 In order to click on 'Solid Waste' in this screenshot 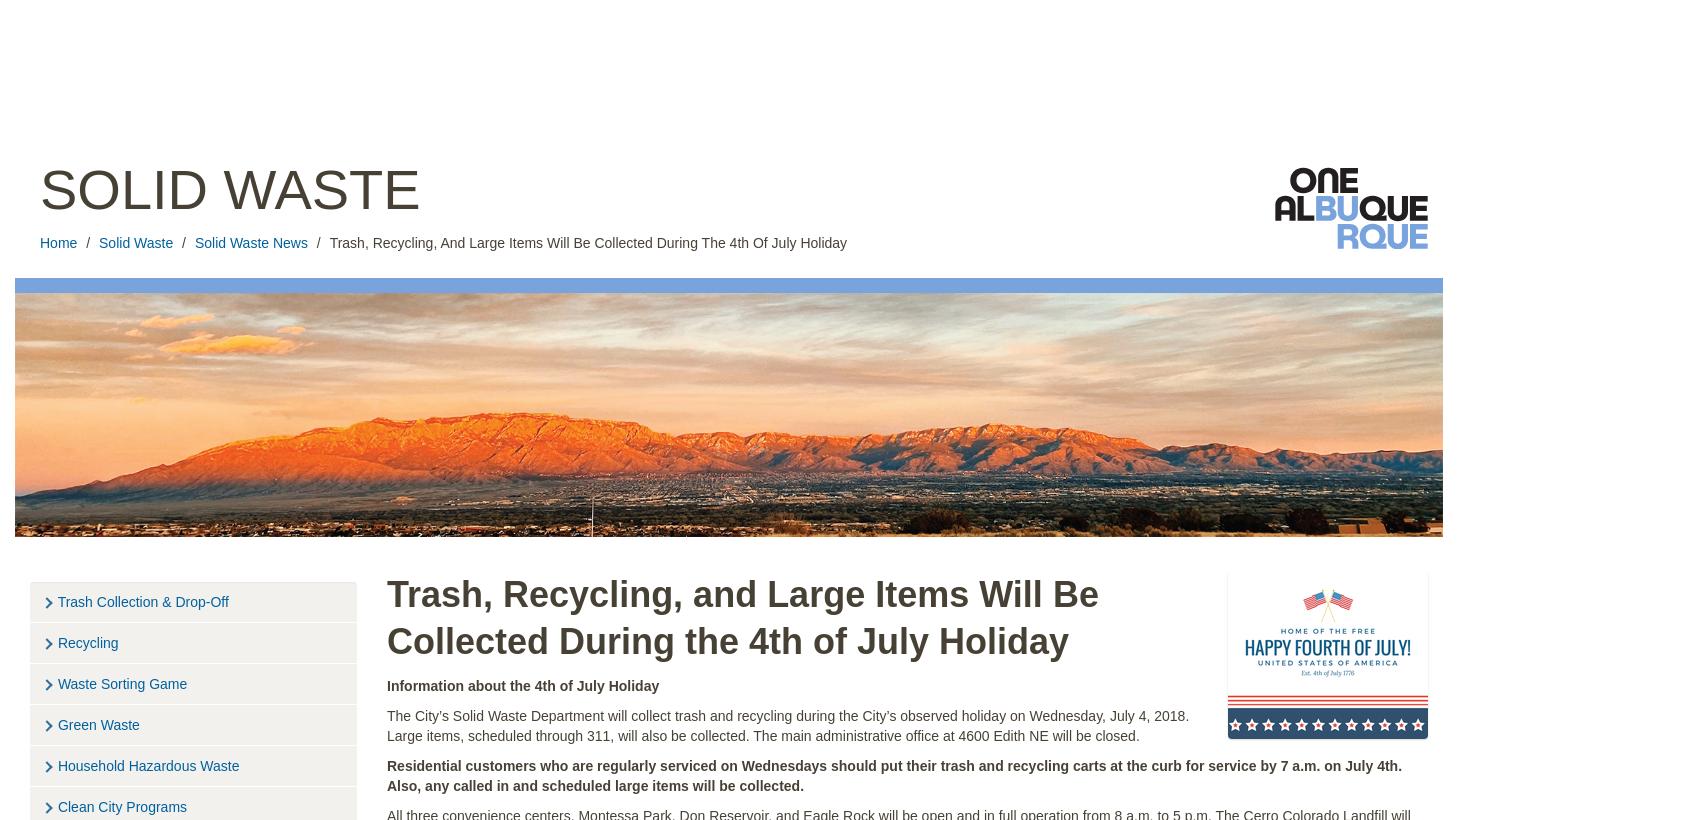, I will do `click(230, 189)`.